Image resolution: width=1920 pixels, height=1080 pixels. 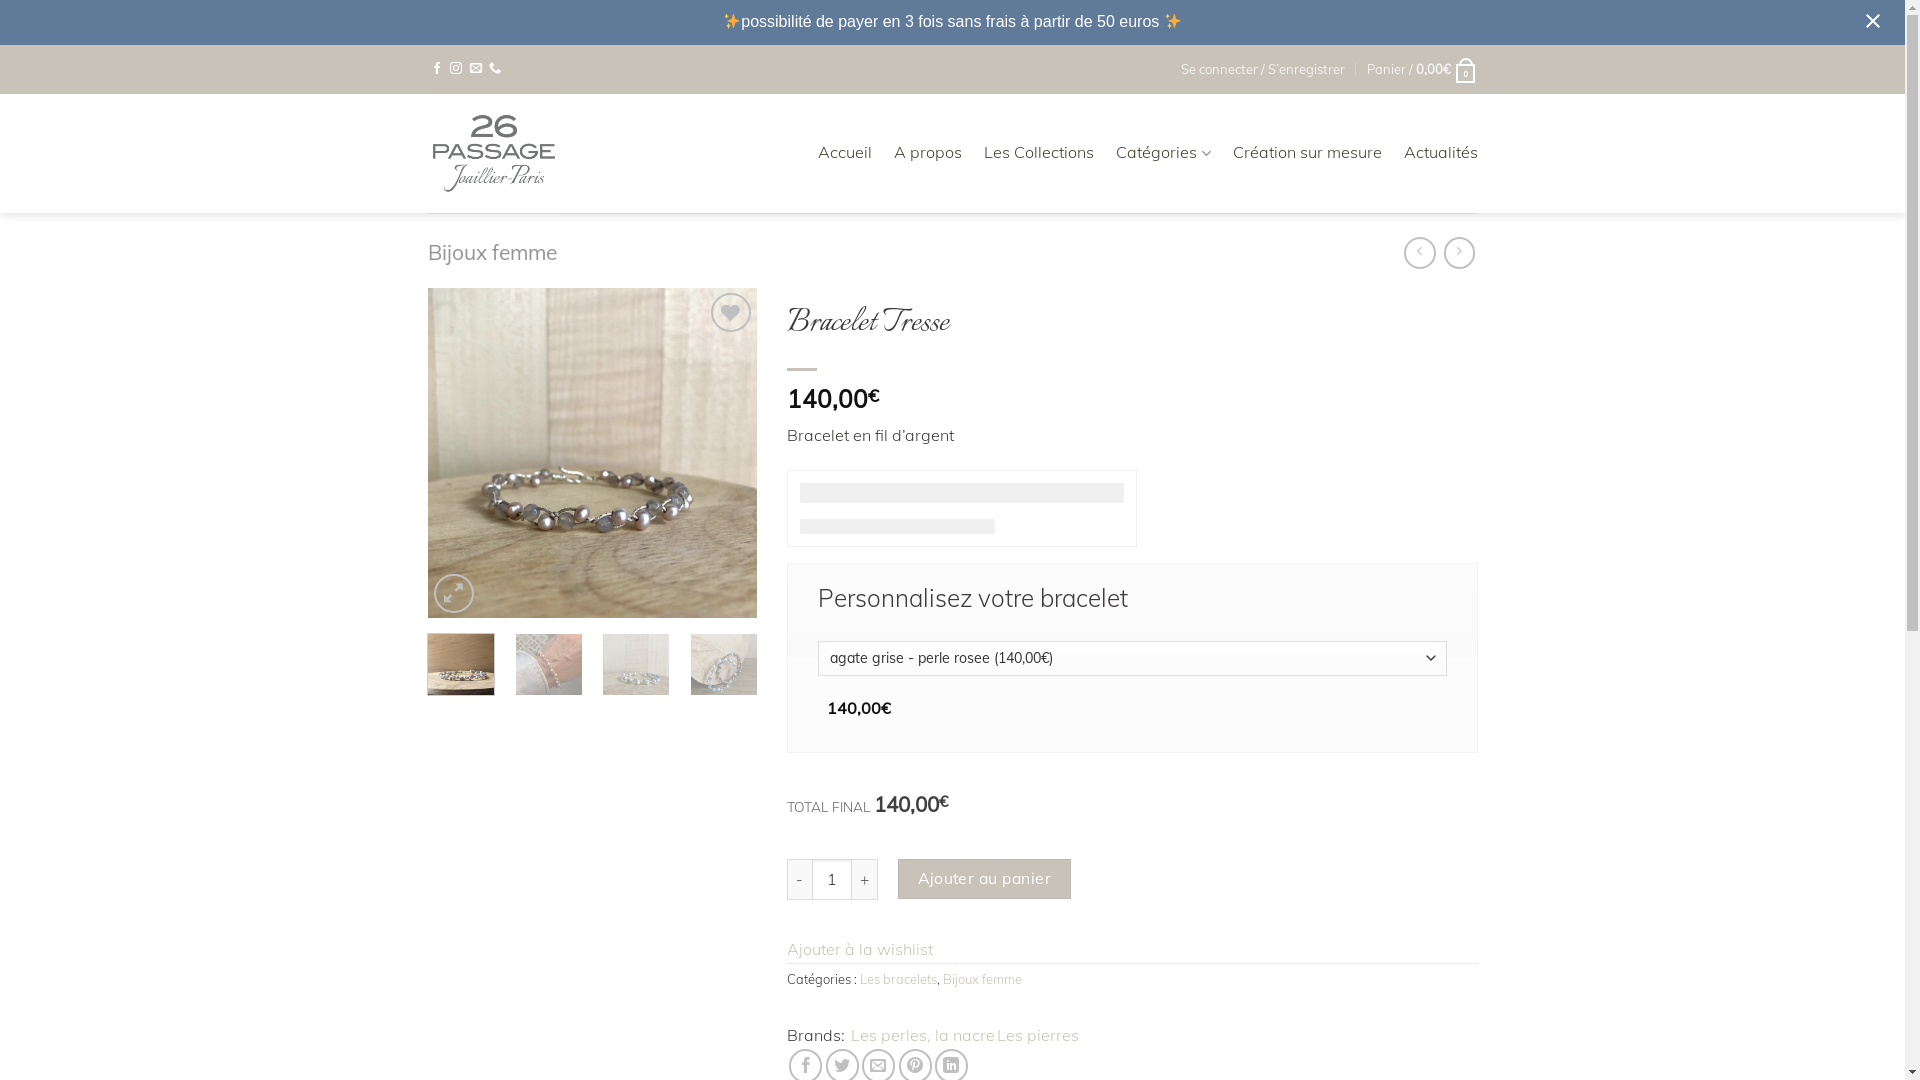 I want to click on 'Ajouter au panier', so click(x=984, y=878).